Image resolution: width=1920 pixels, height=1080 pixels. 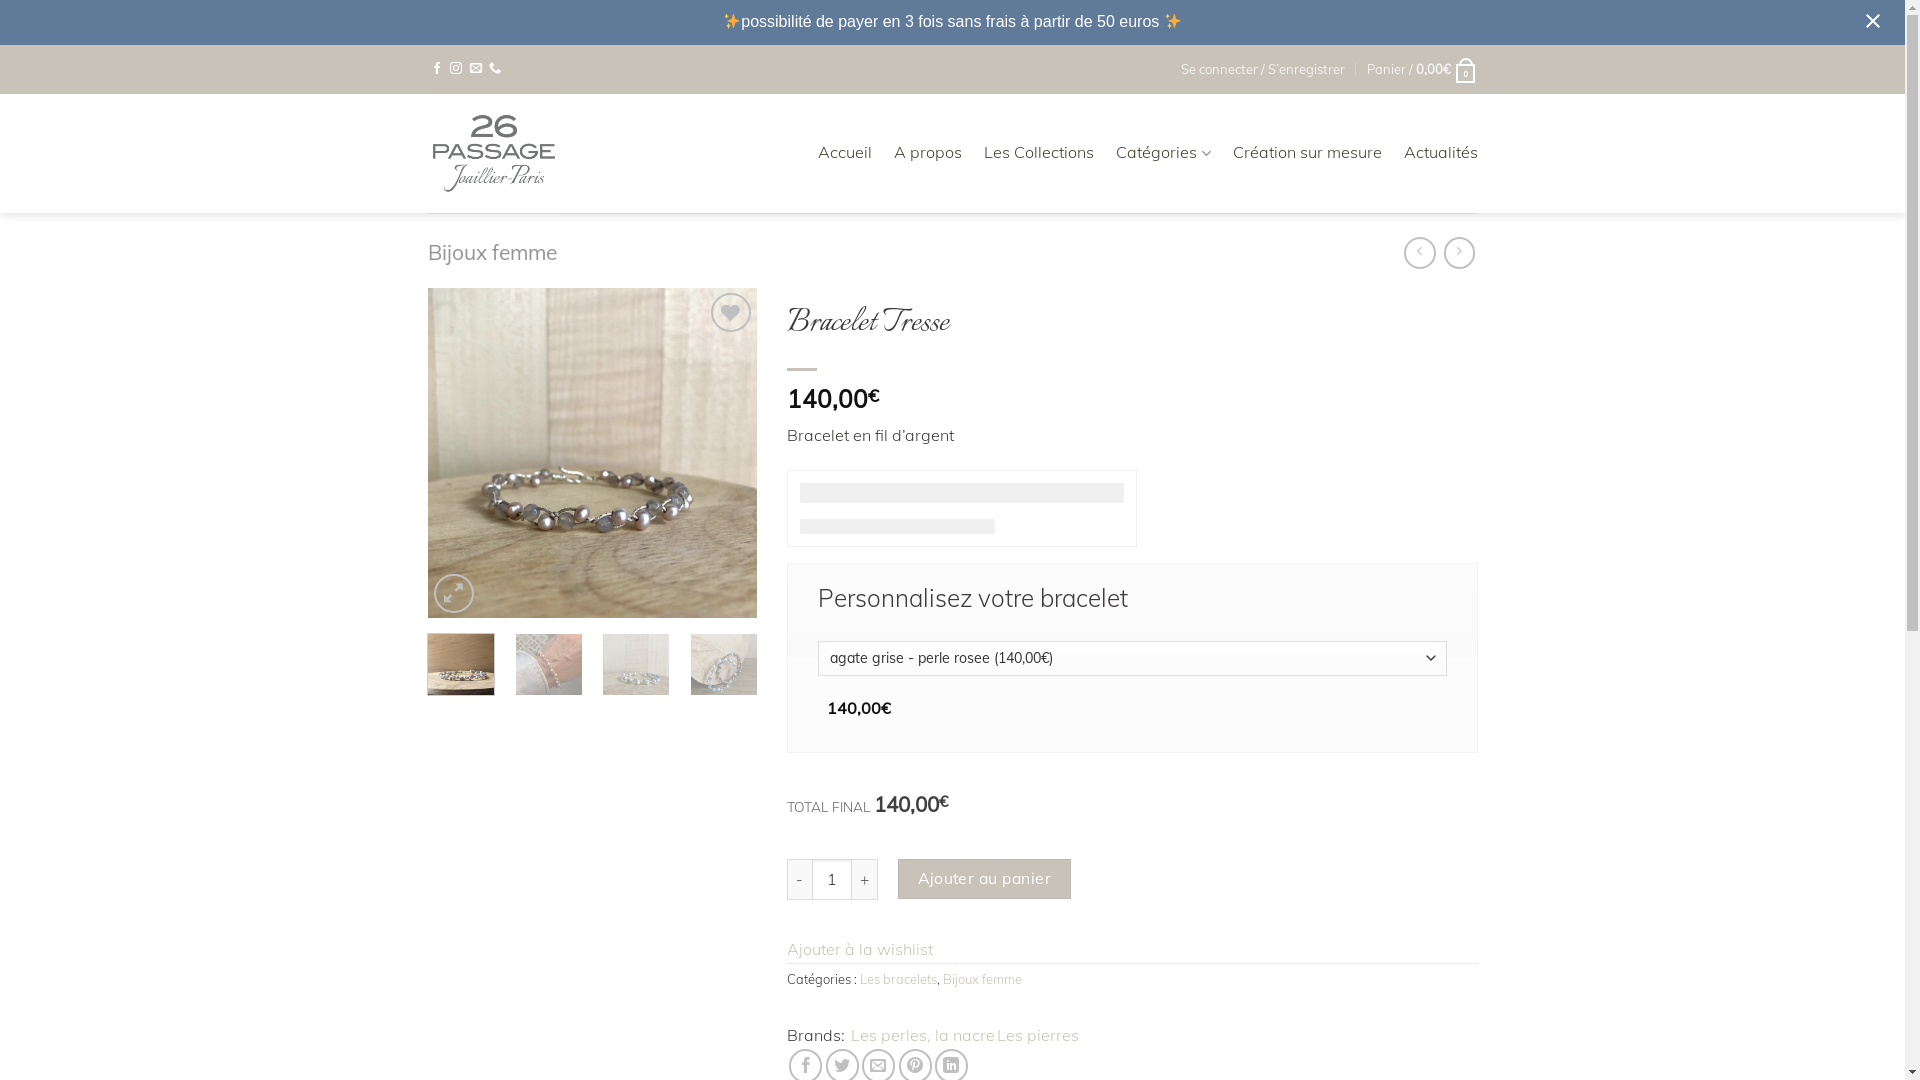 I want to click on 'Ajouter au panier', so click(x=984, y=878).